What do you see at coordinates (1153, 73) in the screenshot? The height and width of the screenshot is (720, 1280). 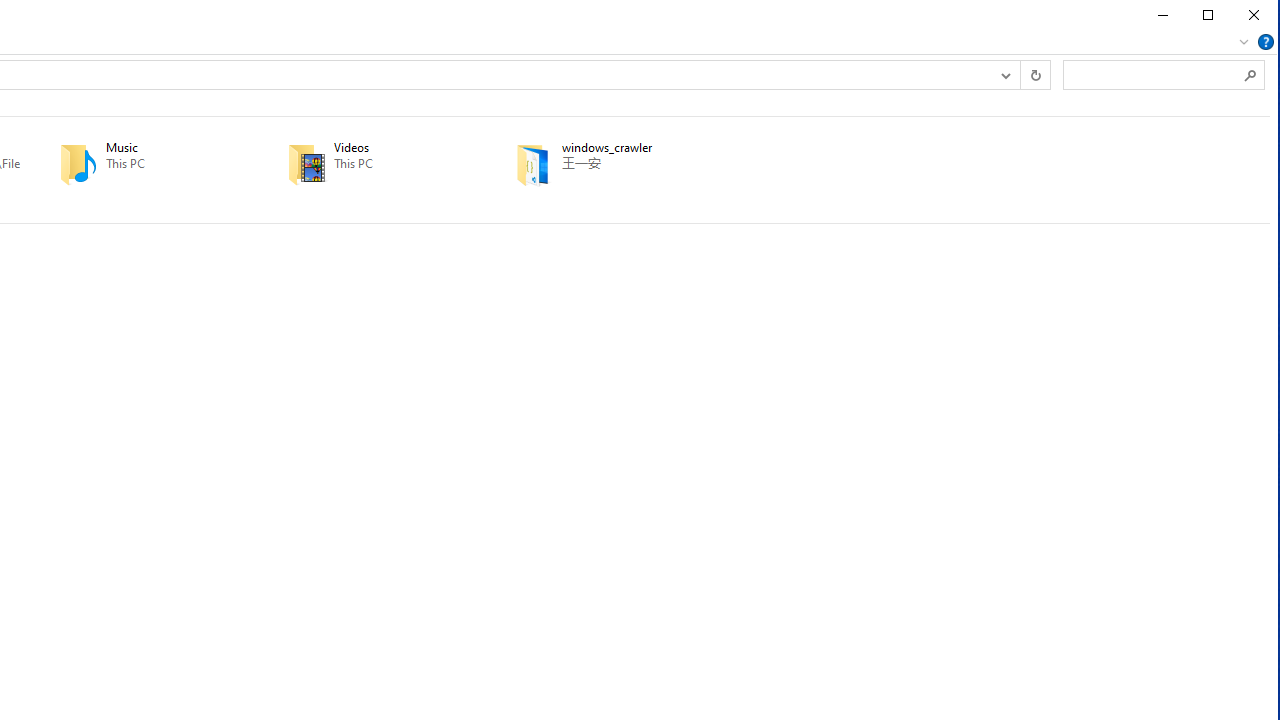 I see `'Search Box'` at bounding box center [1153, 73].